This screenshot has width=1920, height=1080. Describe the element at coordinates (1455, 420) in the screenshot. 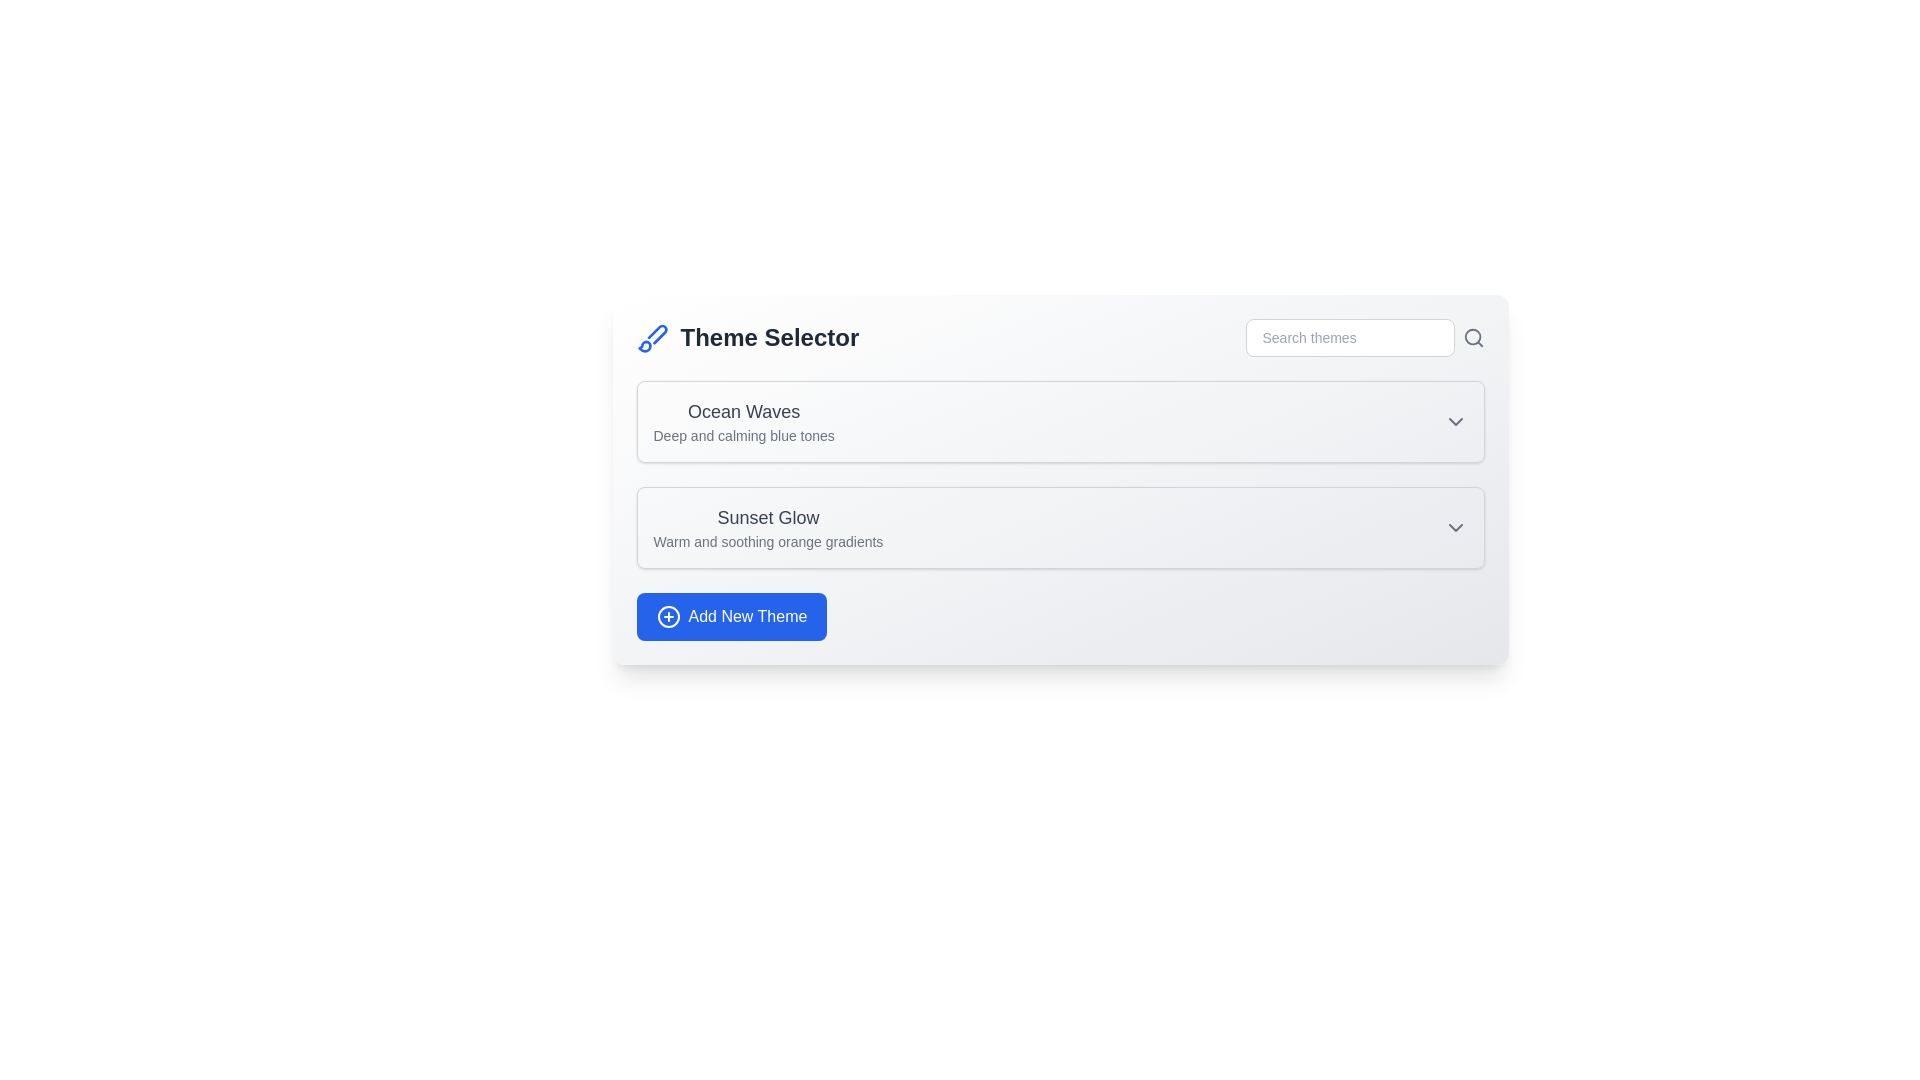

I see `the Dropdown indicator icon located to the right of the 'Ocean Waves' title and description` at that location.